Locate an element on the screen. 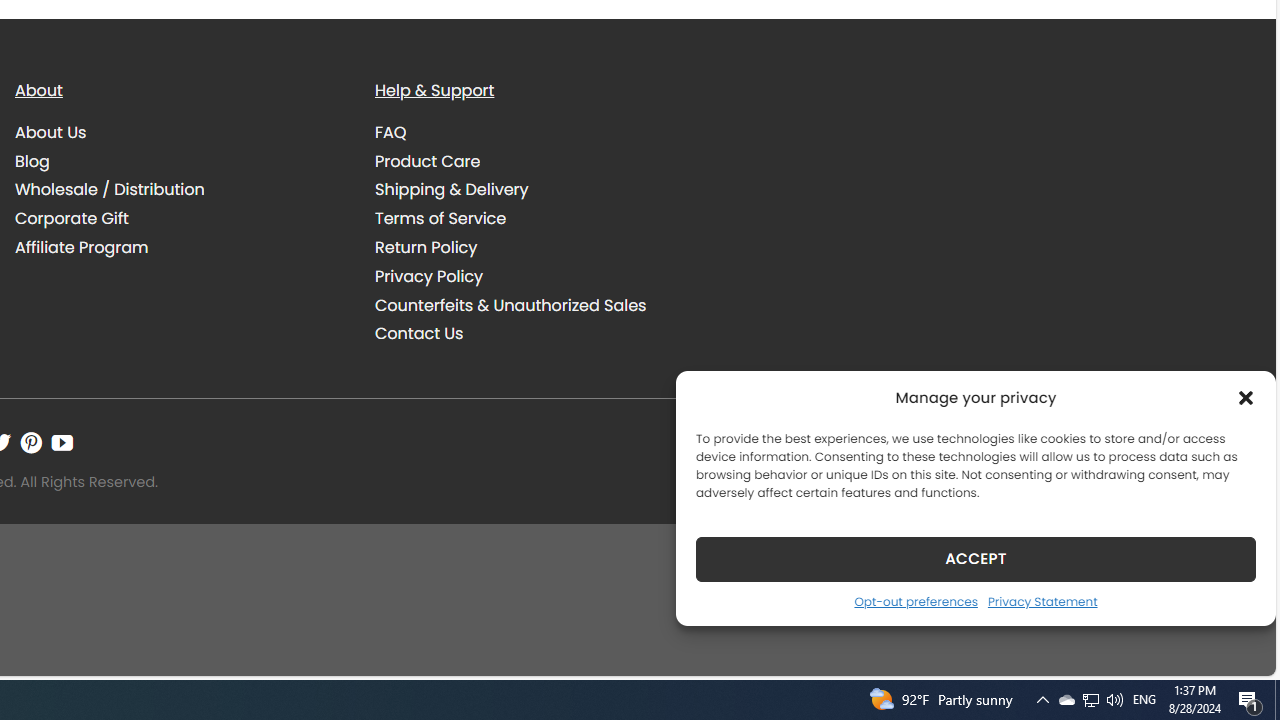 This screenshot has width=1280, height=720. 'Product Care' is located at coordinates (427, 159).